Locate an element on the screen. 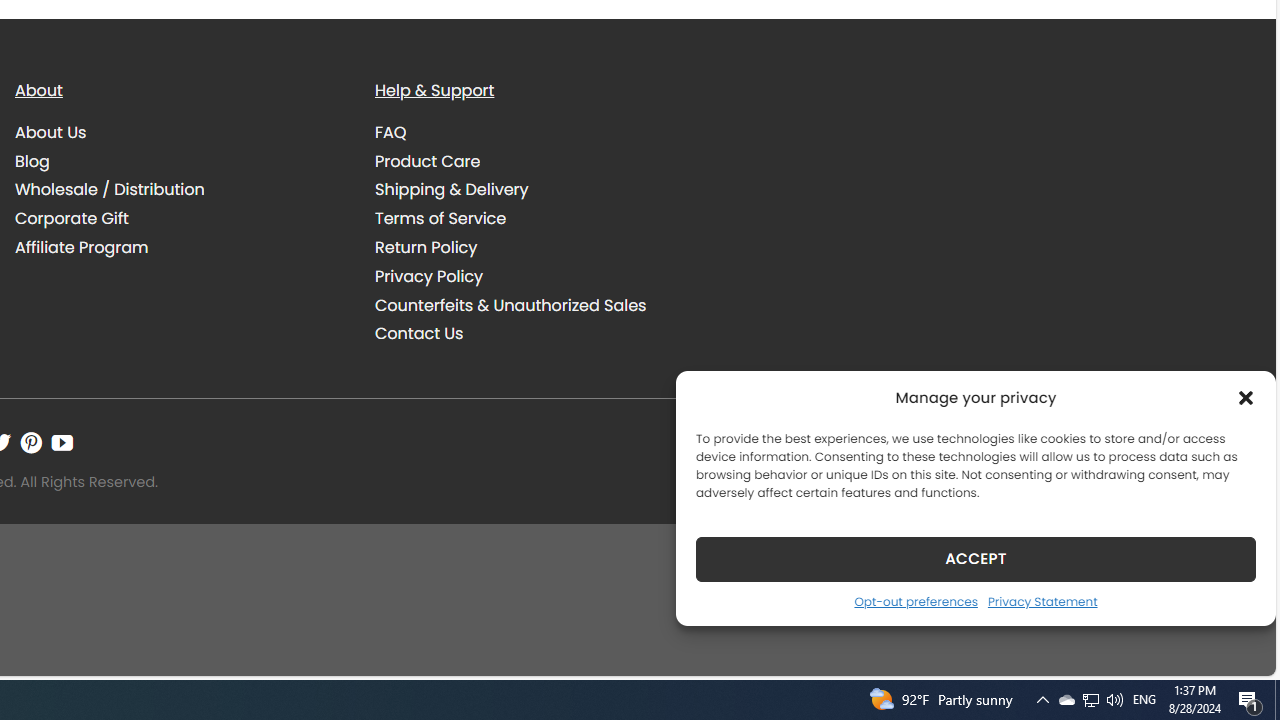 This screenshot has width=1280, height=720. 'Product Care' is located at coordinates (427, 159).